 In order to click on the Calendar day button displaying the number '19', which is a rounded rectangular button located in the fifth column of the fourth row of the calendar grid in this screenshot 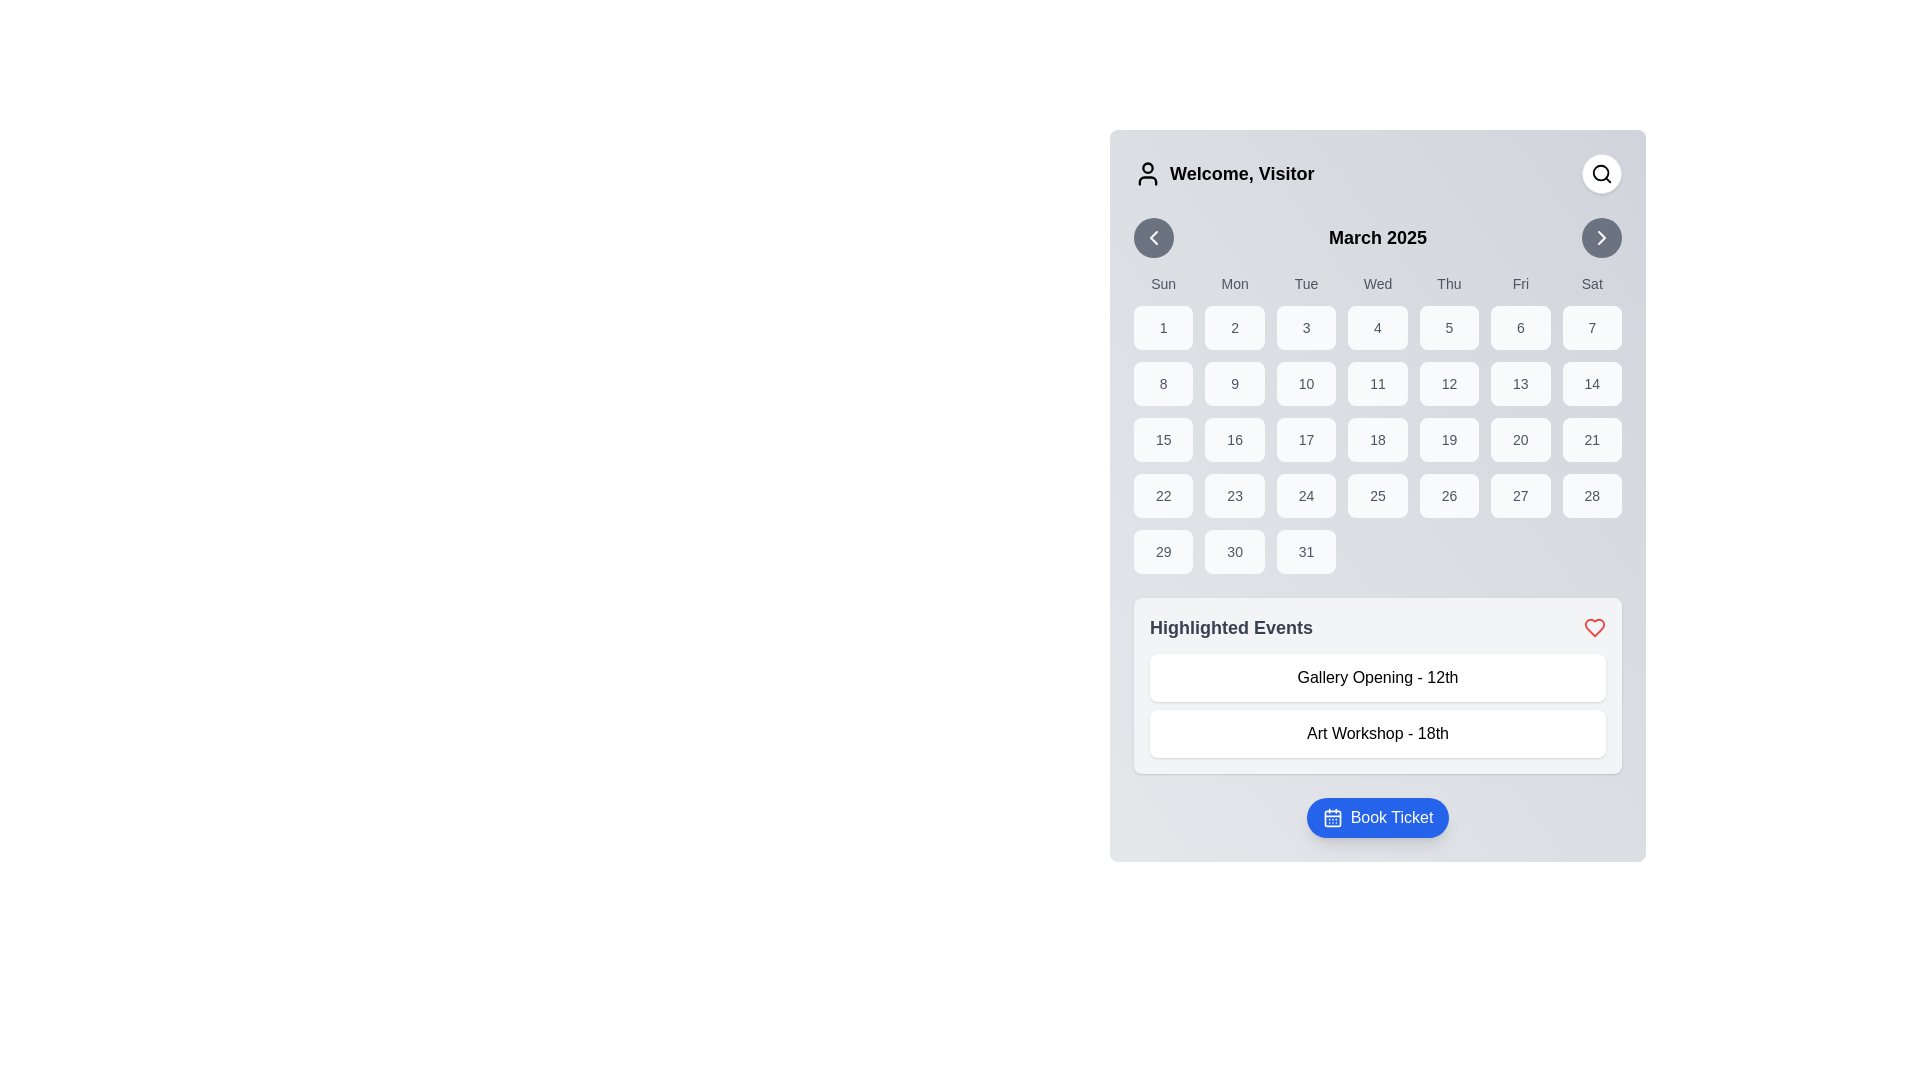, I will do `click(1449, 438)`.